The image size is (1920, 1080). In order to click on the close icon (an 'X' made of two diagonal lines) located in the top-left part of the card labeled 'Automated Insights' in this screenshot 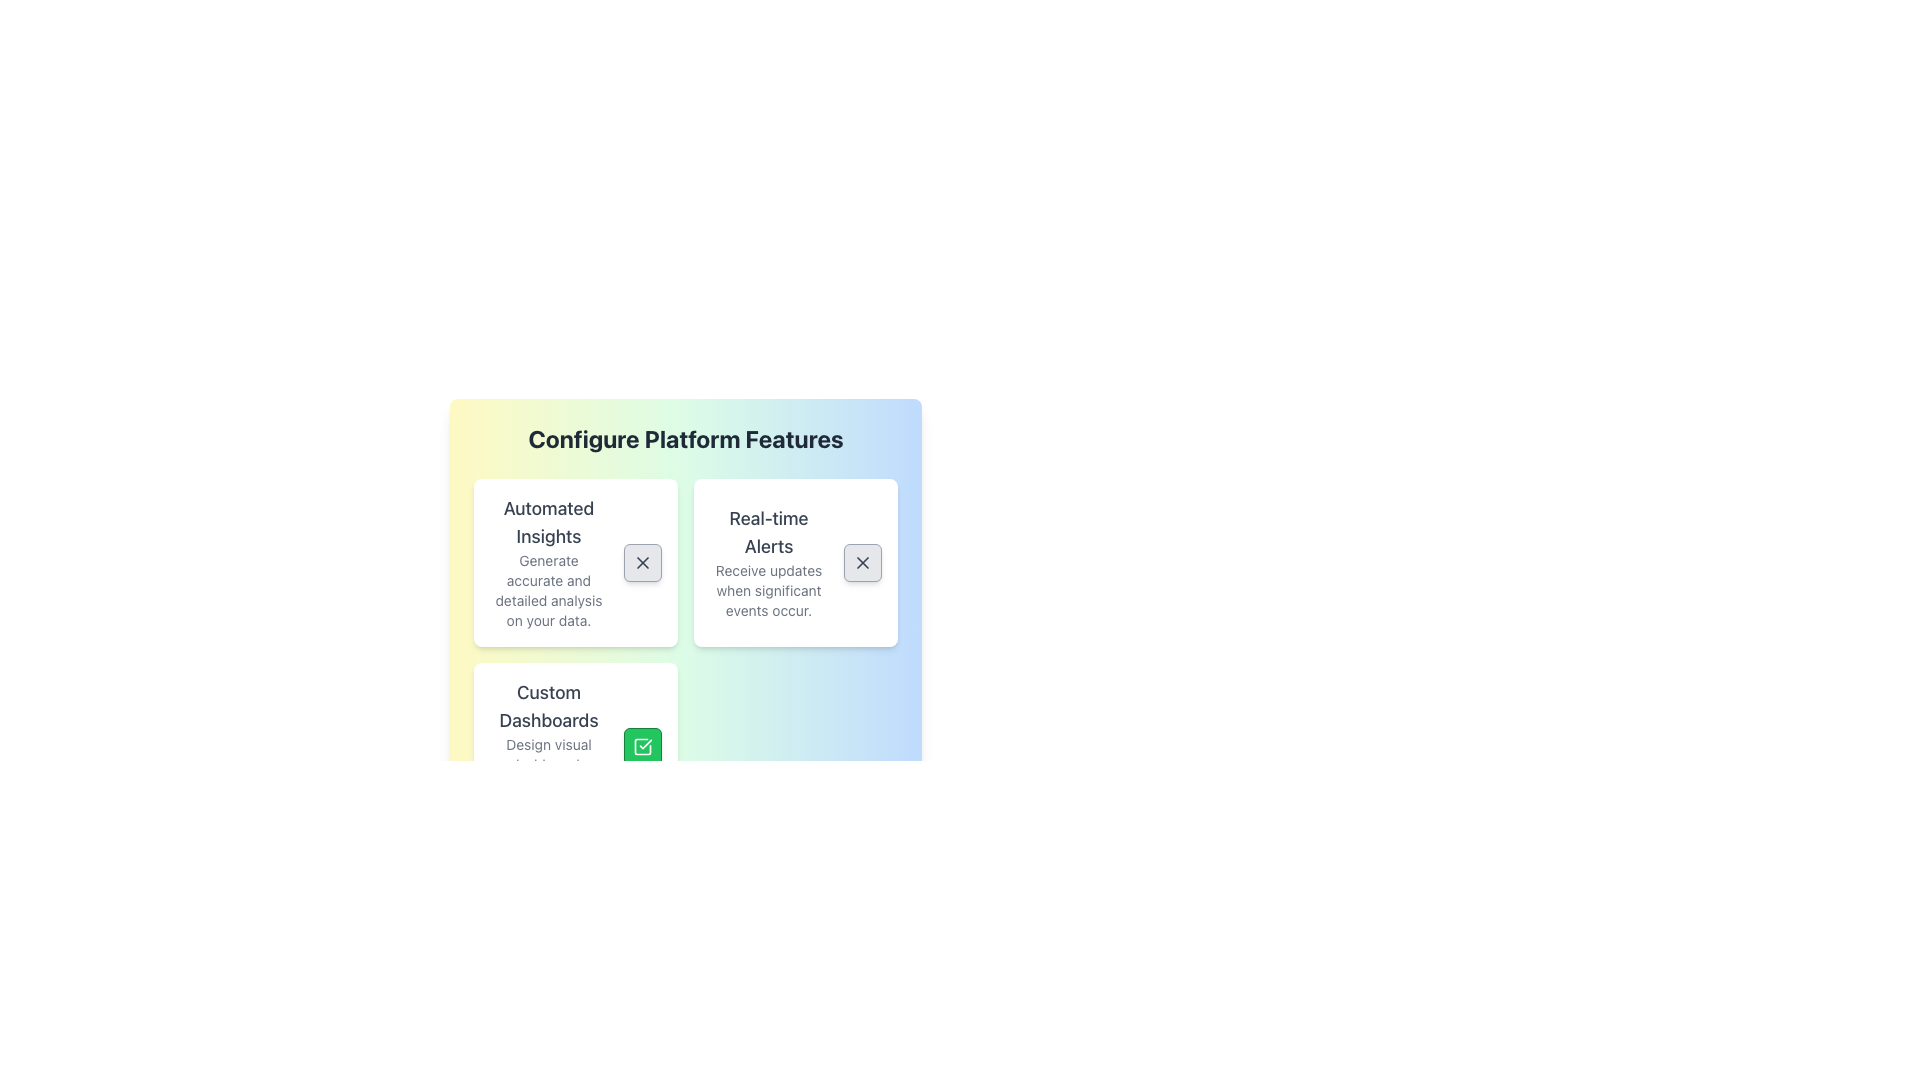, I will do `click(643, 563)`.